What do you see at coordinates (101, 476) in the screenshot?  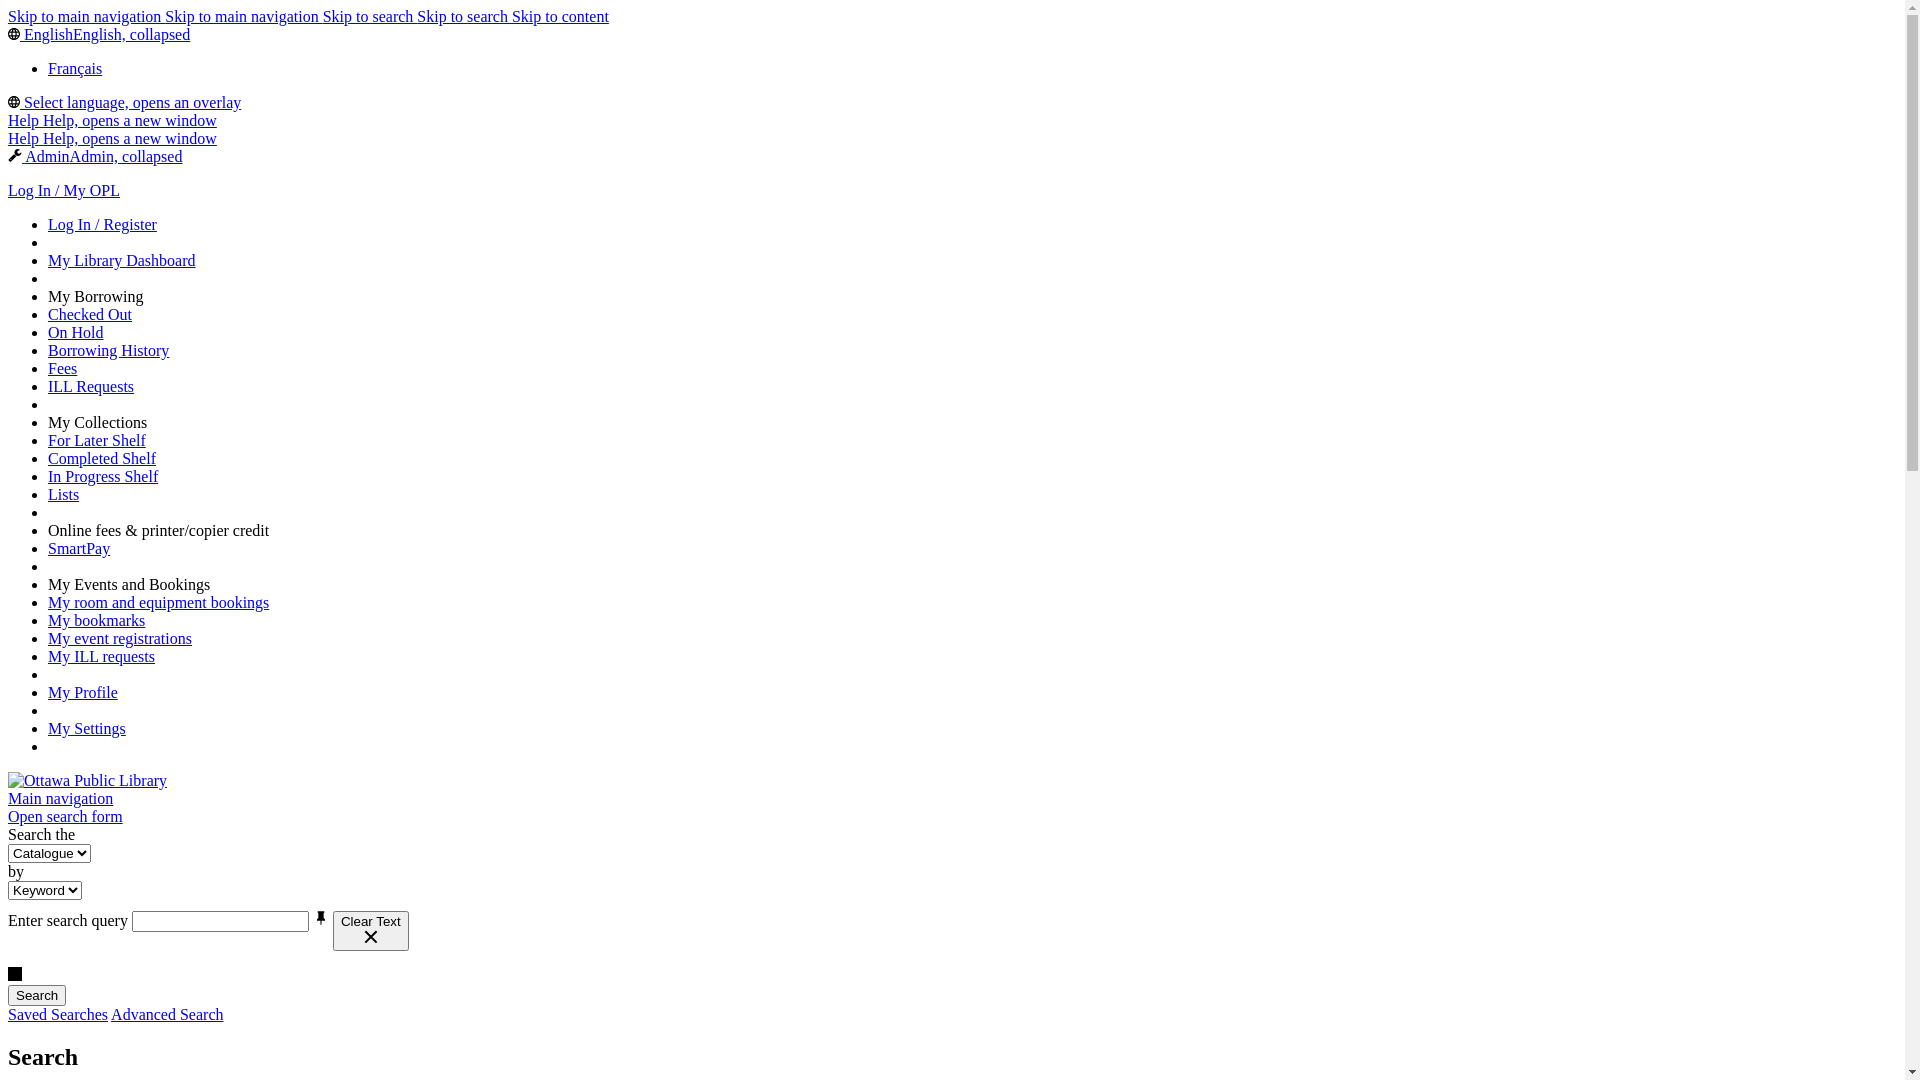 I see `'In Progress Shelf'` at bounding box center [101, 476].